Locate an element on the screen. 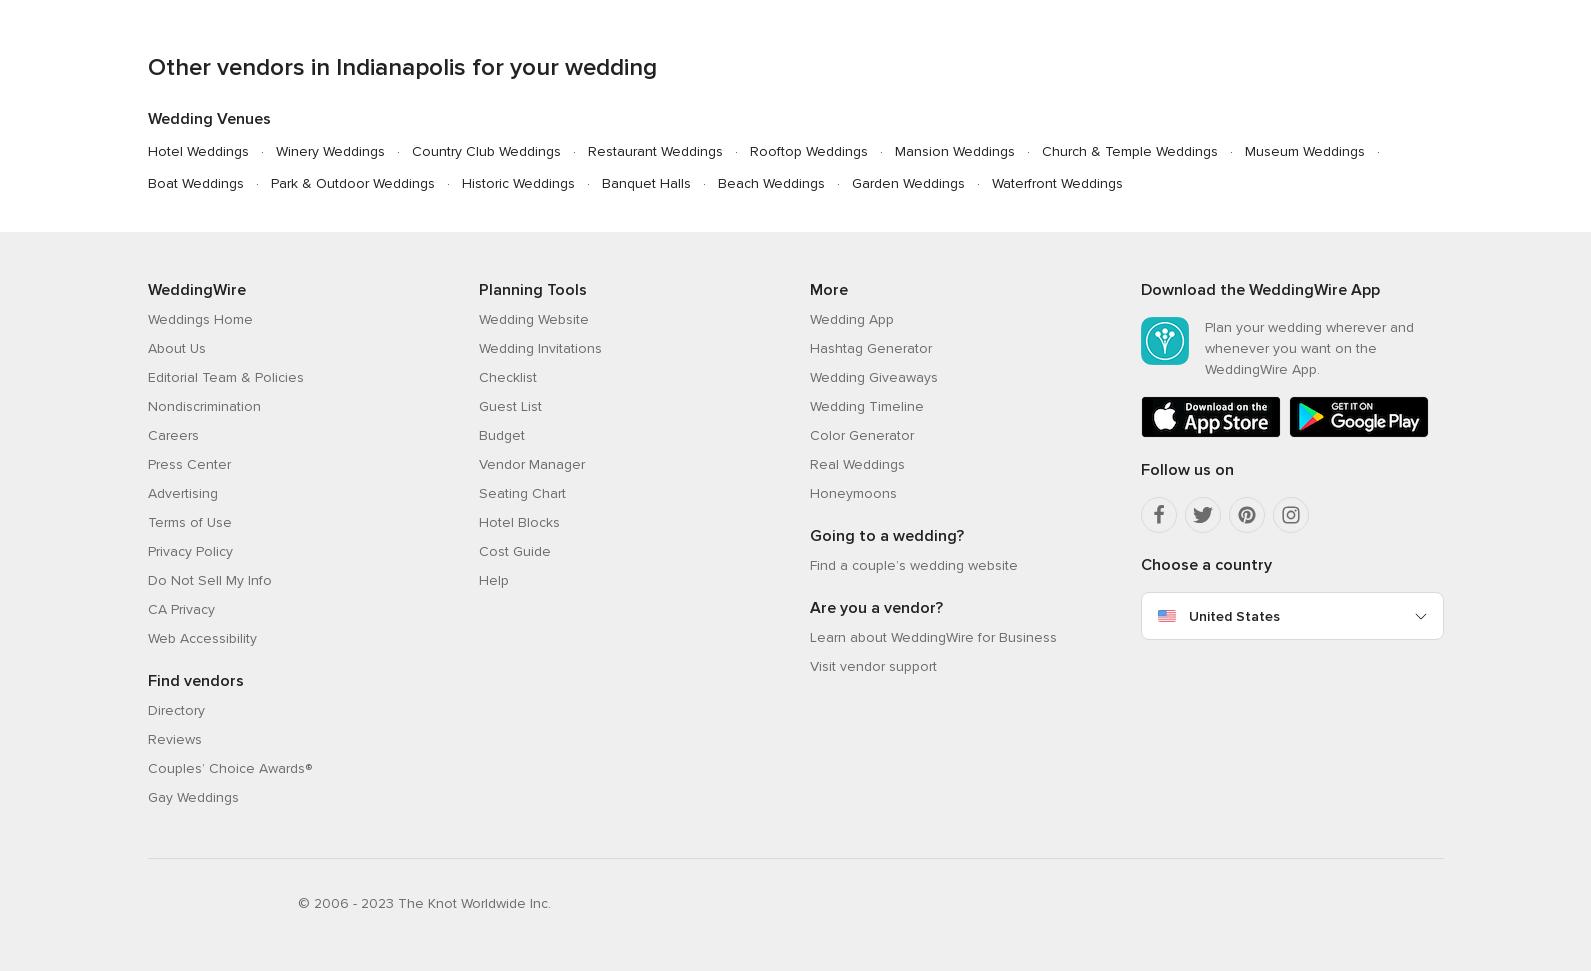 The image size is (1591, 971). 'Waterfront Weddings' is located at coordinates (1056, 181).